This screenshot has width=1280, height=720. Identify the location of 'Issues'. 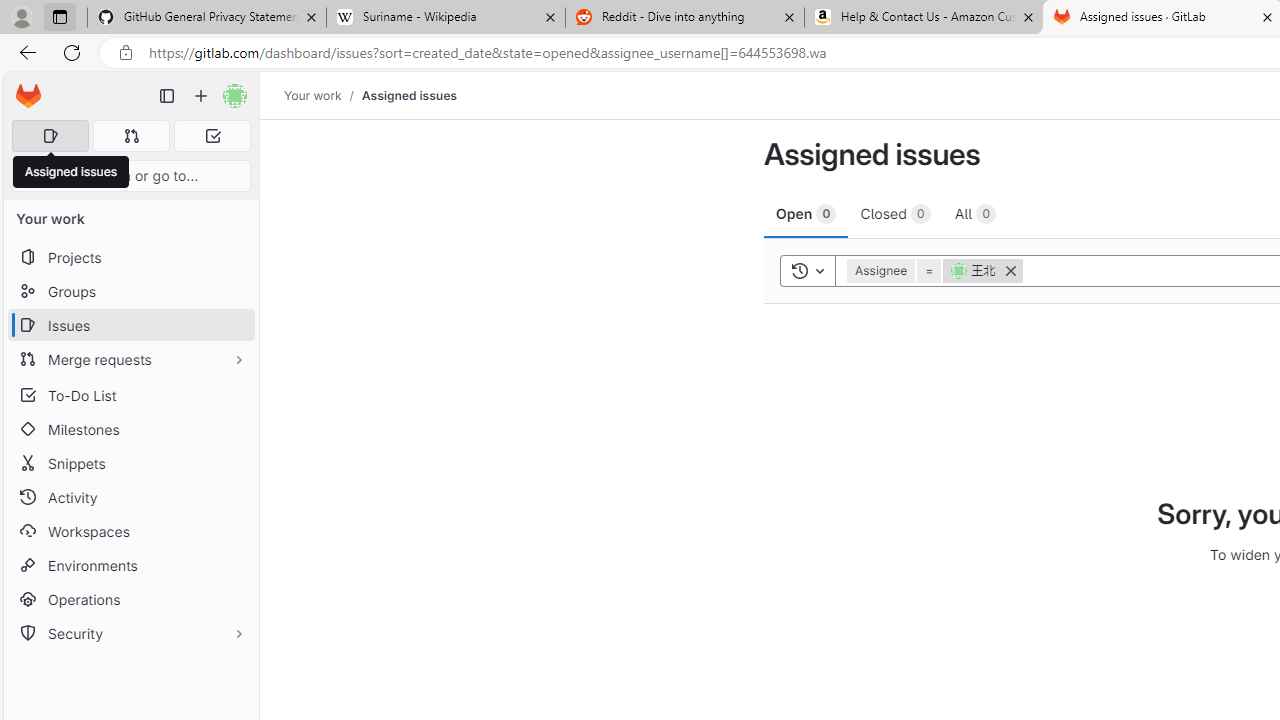
(130, 324).